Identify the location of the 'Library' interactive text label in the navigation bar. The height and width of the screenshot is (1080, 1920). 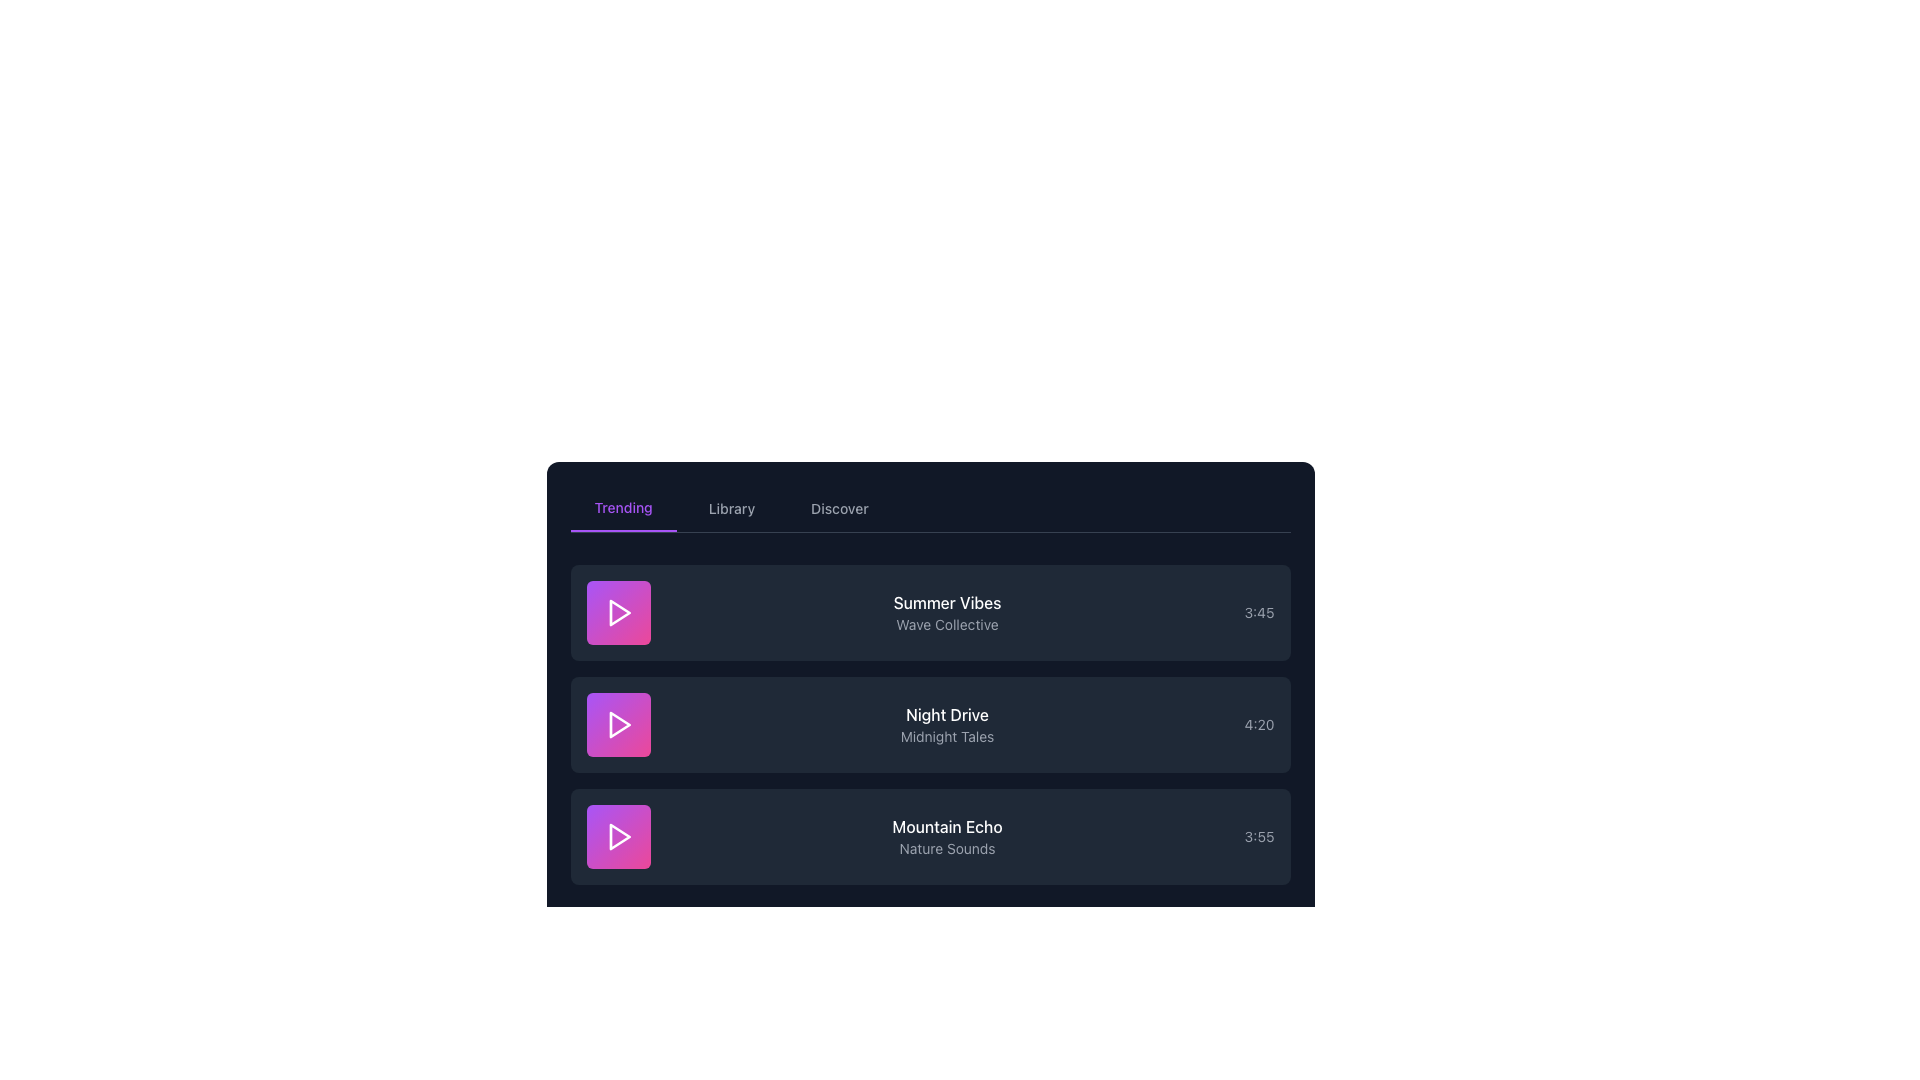
(730, 508).